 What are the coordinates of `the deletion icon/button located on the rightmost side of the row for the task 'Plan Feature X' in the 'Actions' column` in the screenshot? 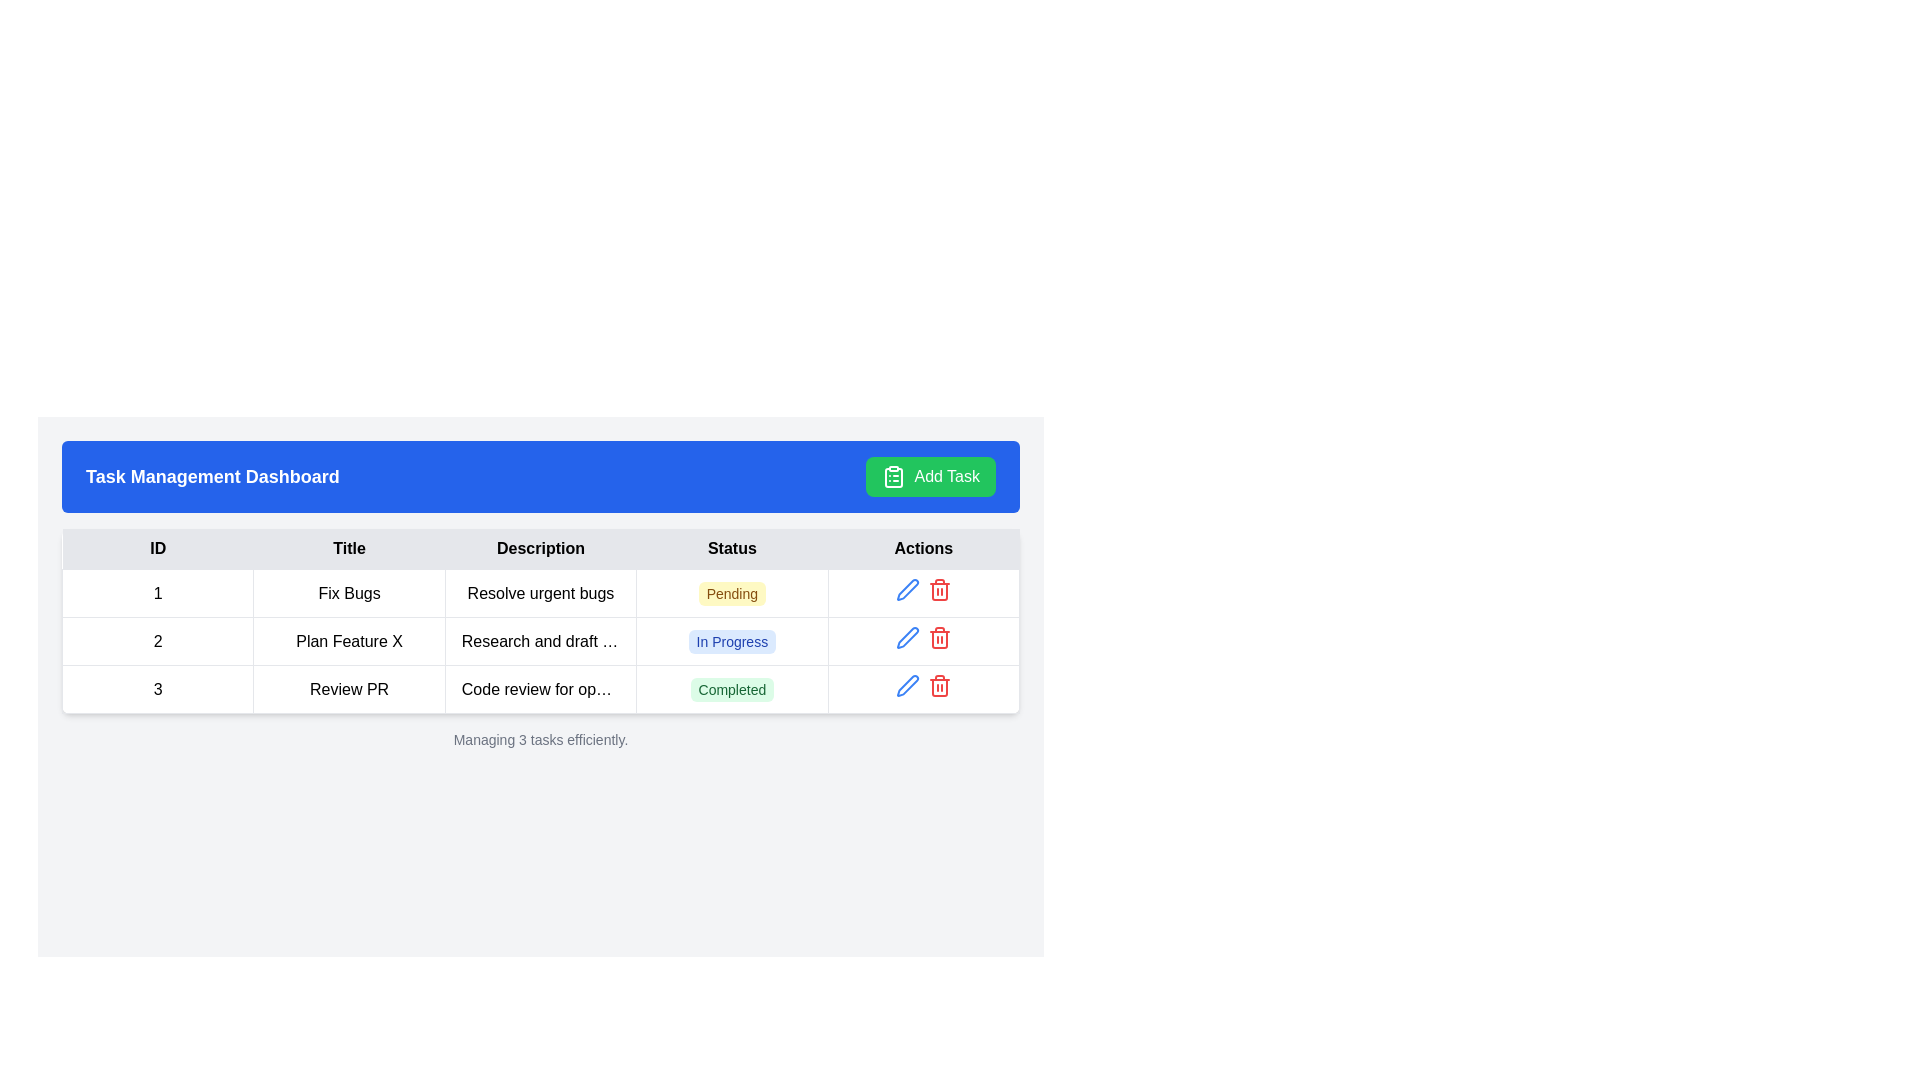 It's located at (938, 685).